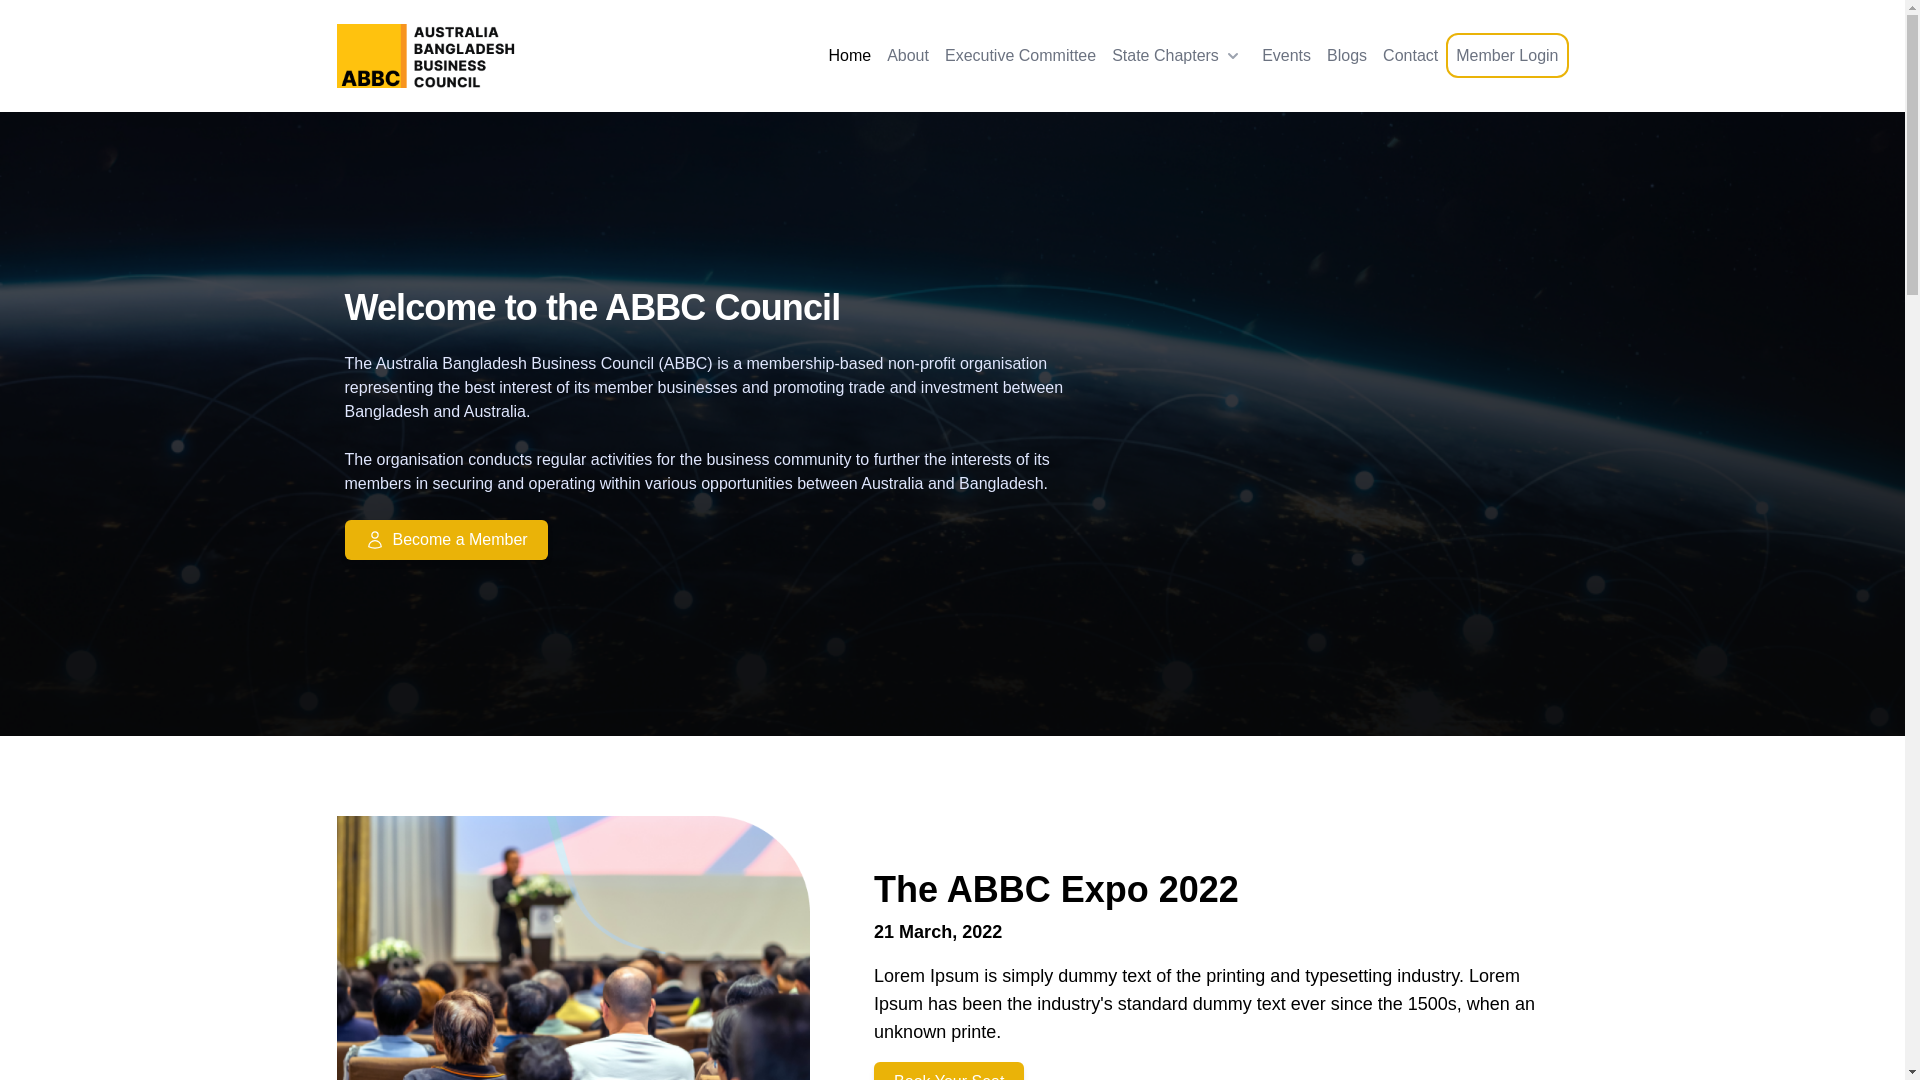 This screenshot has height=1080, width=1920. I want to click on 'Member Login', so click(1507, 54).